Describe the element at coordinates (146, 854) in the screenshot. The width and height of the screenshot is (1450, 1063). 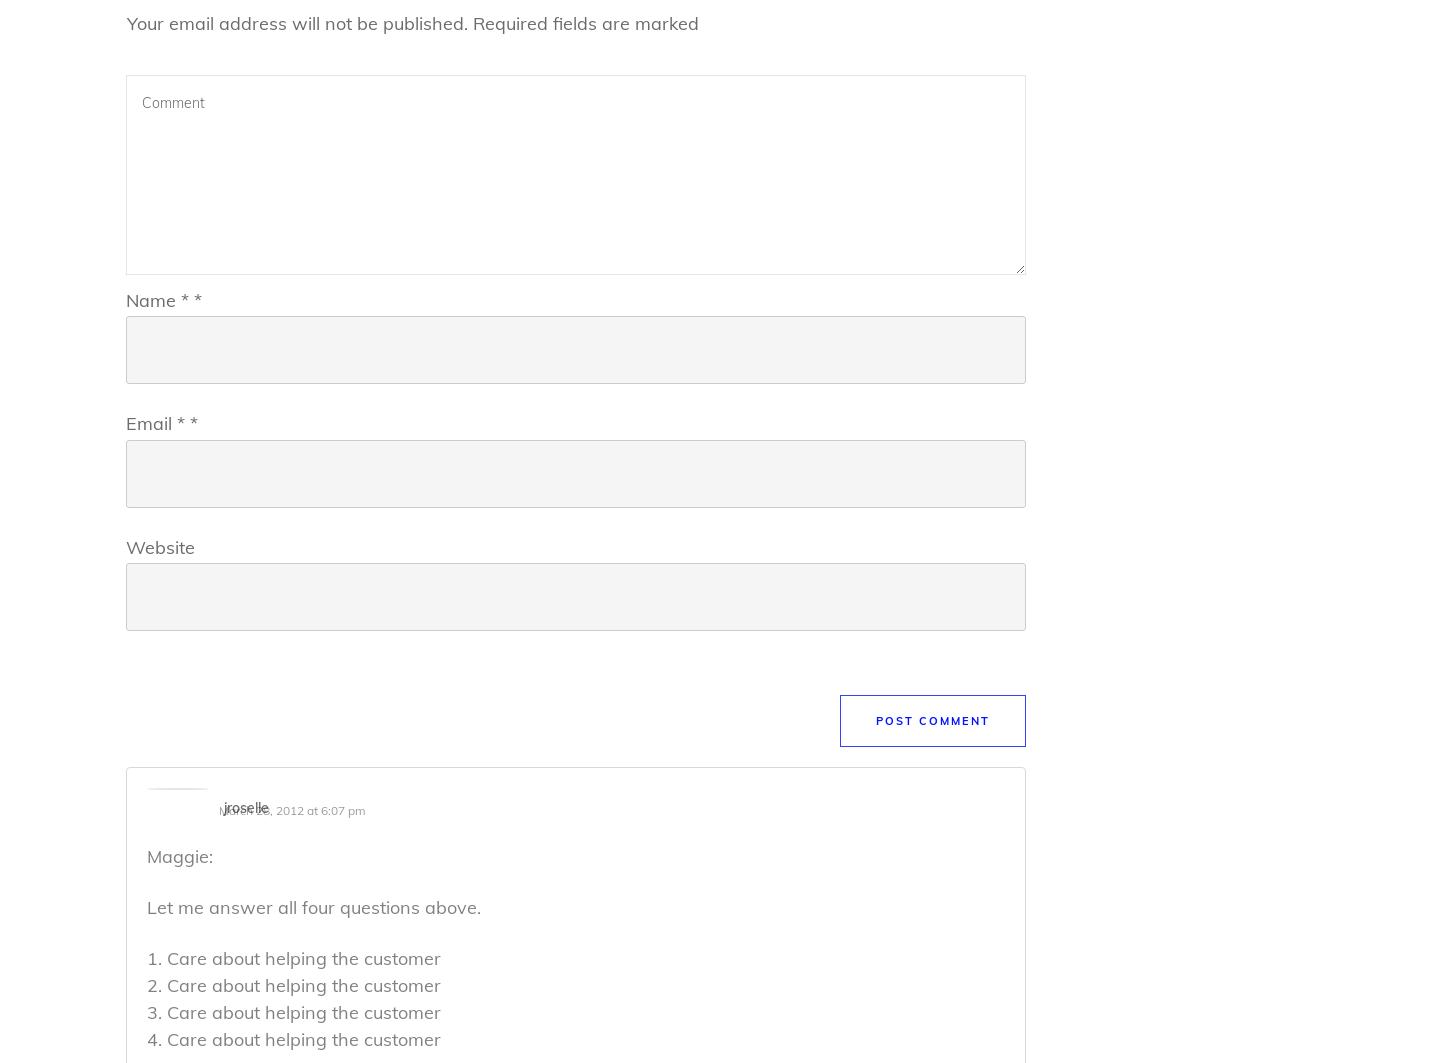
I see `'Maggie:'` at that location.